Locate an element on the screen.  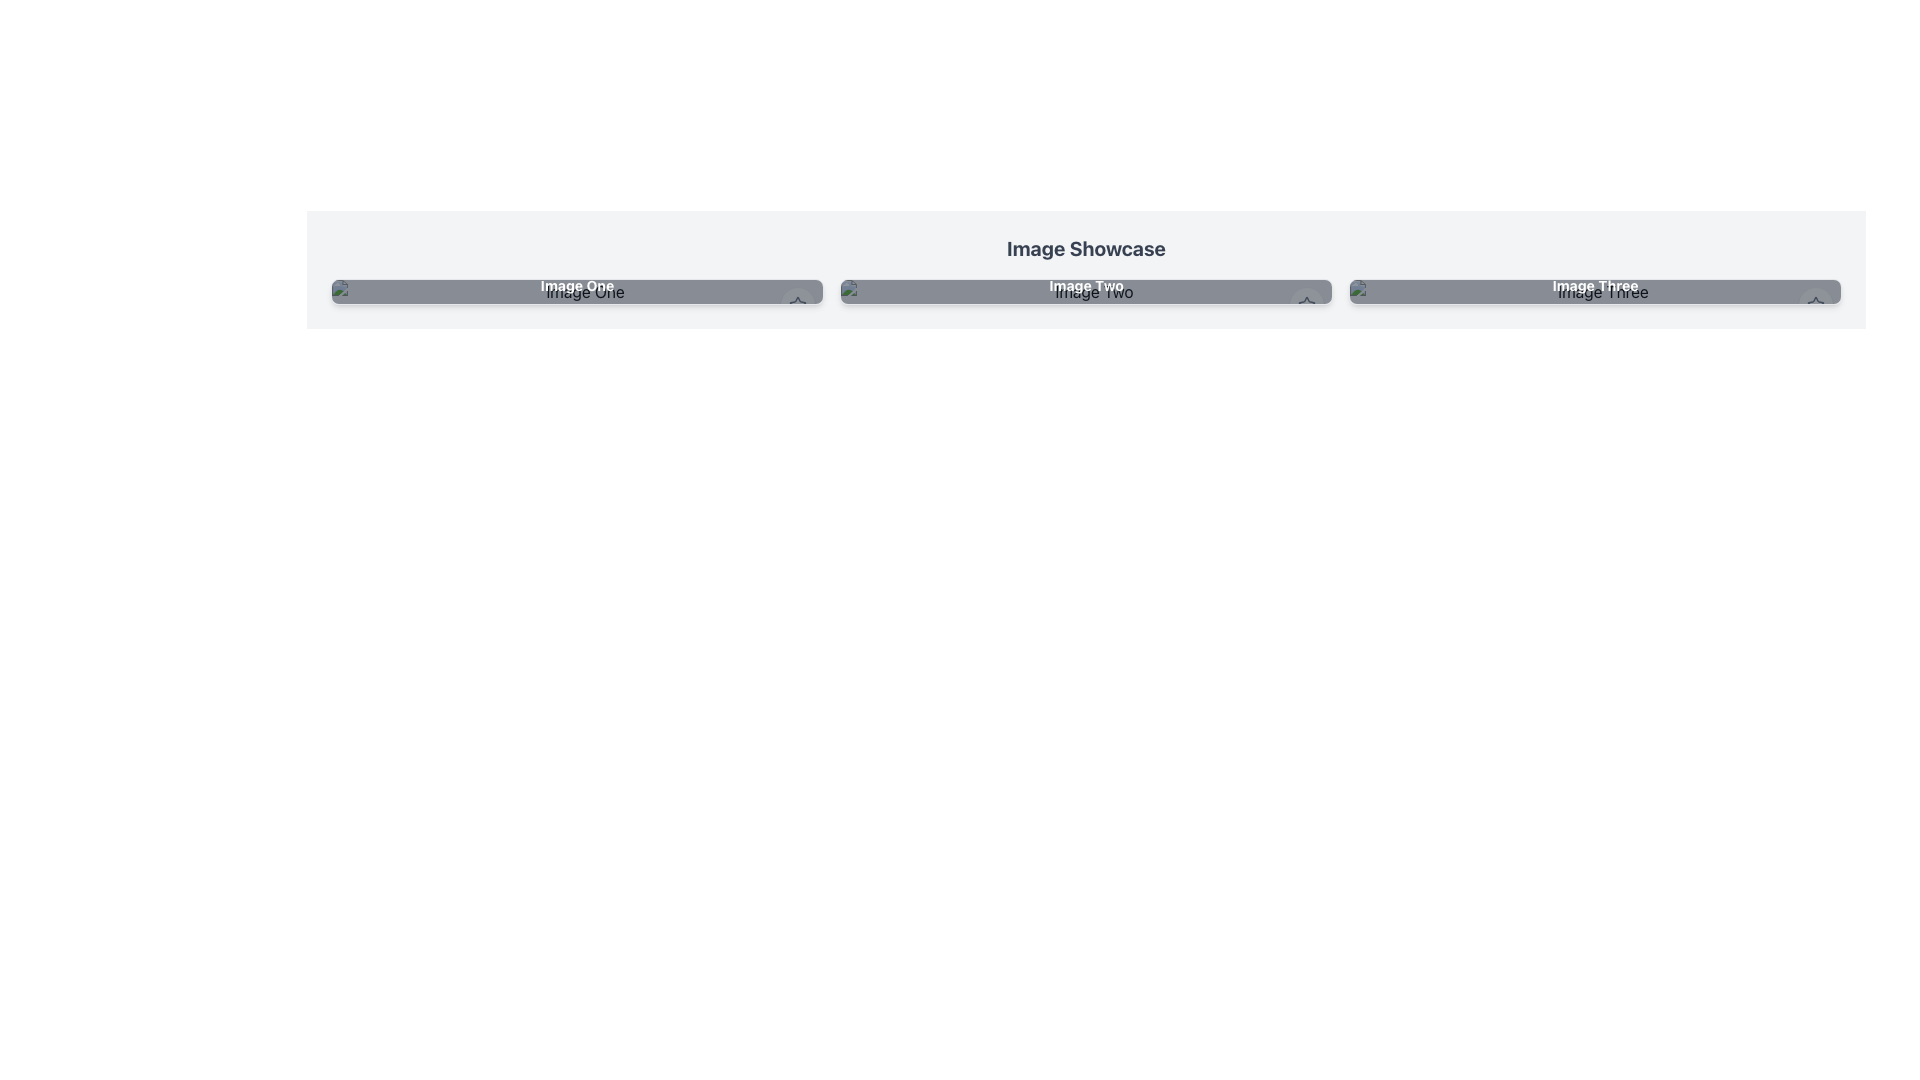
the image labeled 'Image Two' which is centrally positioned between 'Image One' and 'Image Three' in the image showcase is located at coordinates (1085, 292).